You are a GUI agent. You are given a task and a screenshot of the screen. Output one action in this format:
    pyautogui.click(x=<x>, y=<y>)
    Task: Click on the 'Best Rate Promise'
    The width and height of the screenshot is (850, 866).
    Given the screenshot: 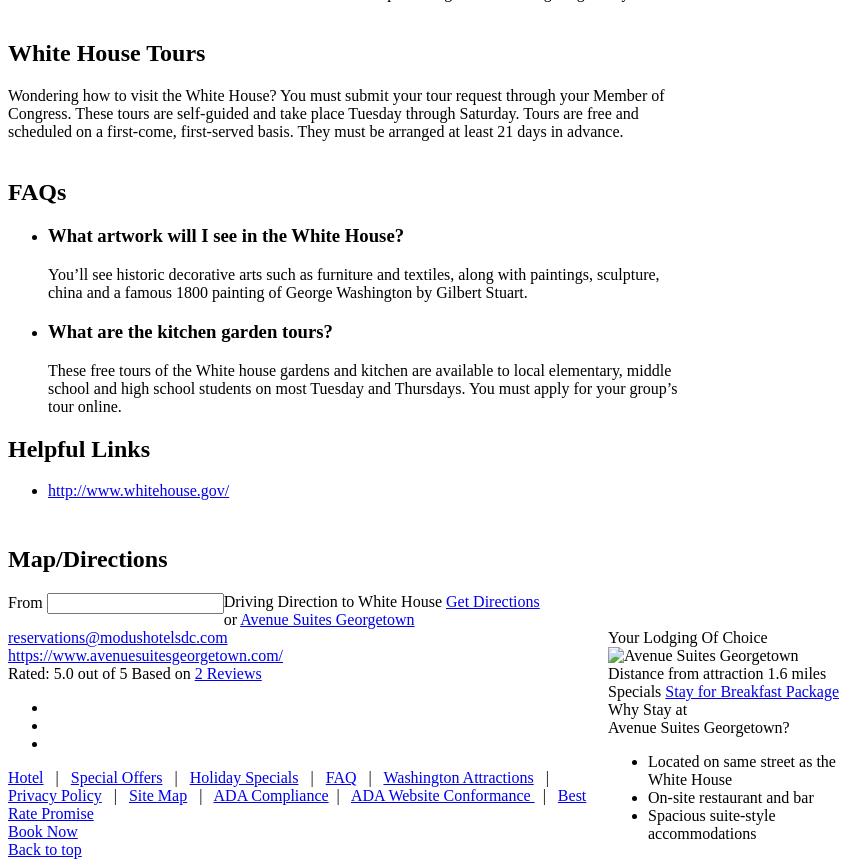 What is the action you would take?
    pyautogui.click(x=295, y=803)
    